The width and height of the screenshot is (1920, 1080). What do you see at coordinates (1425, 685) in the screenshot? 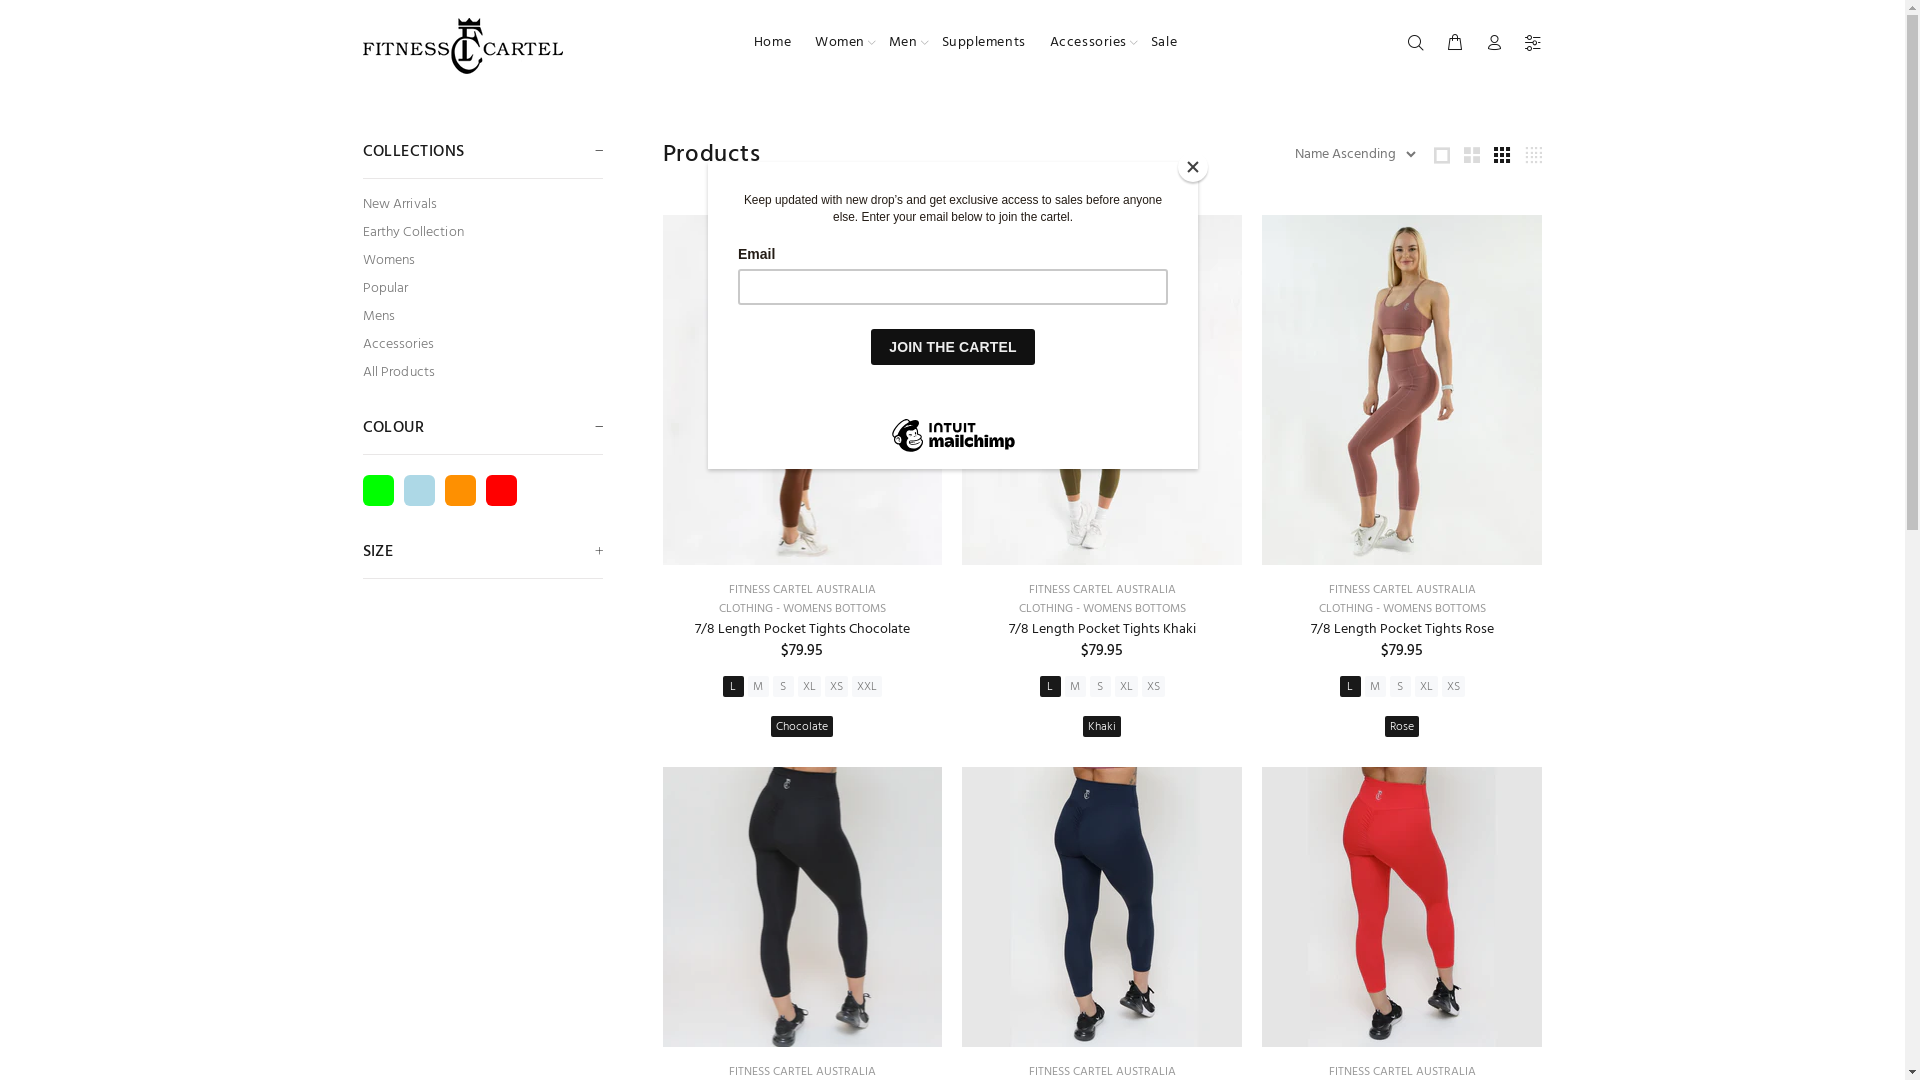
I see `'XL'` at bounding box center [1425, 685].